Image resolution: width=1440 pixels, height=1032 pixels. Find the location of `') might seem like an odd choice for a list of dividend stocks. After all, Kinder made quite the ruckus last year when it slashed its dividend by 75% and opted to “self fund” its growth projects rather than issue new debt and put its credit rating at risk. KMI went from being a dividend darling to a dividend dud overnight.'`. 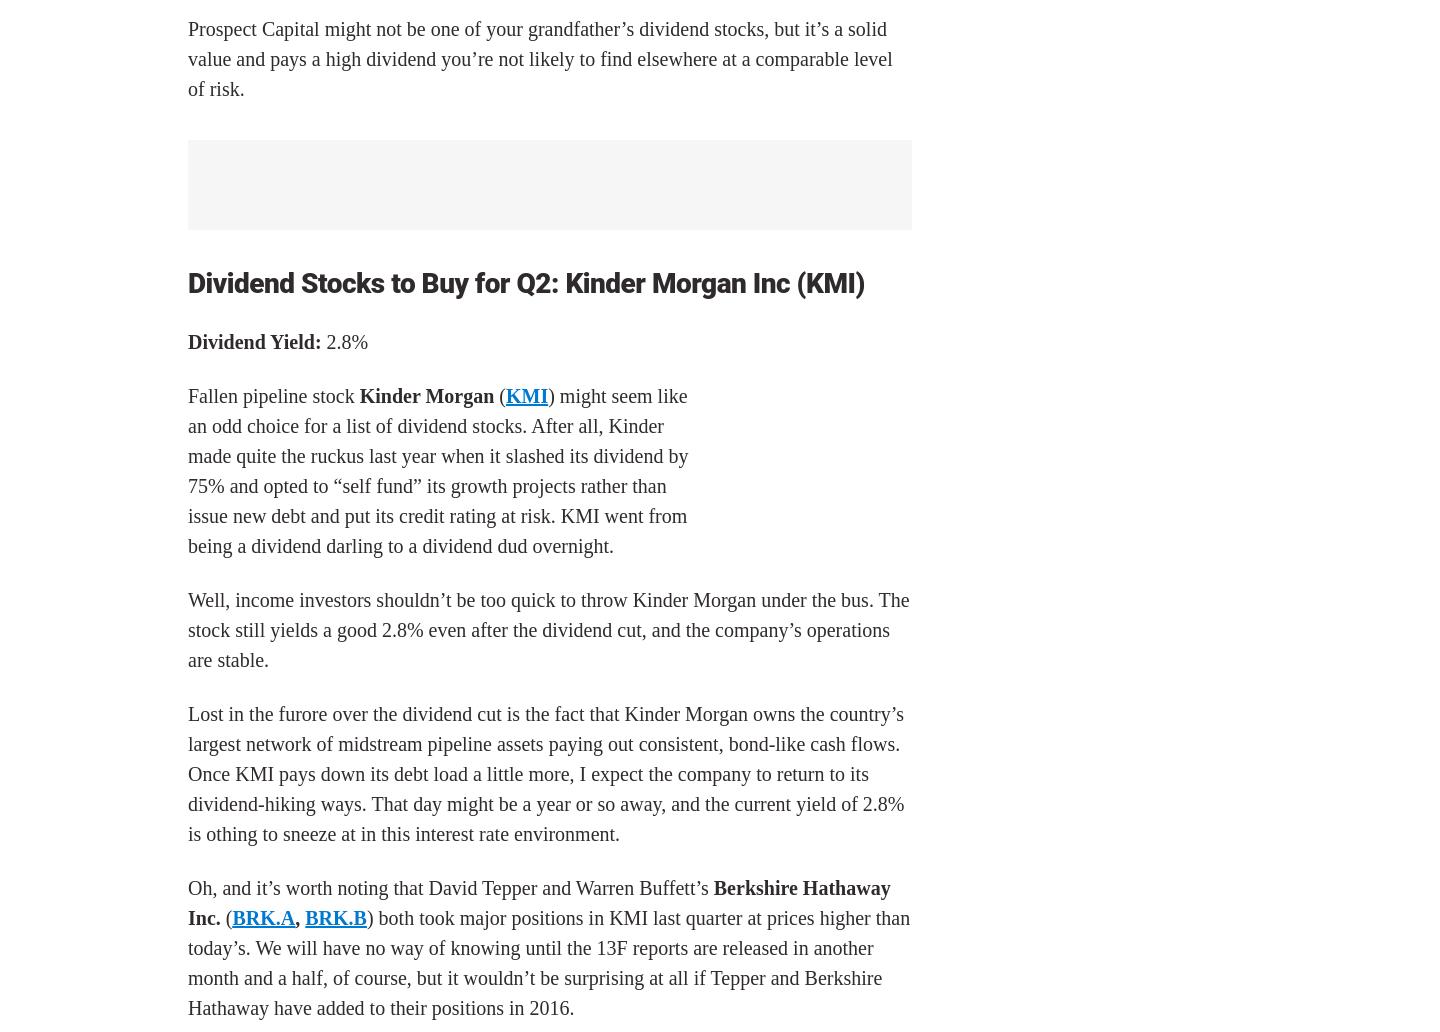

') might seem like an odd choice for a list of dividend stocks. After all, Kinder made quite the ruckus last year when it slashed its dividend by 75% and opted to “self fund” its growth projects rather than issue new debt and put its credit rating at risk. KMI went from being a dividend darling to a dividend dud overnight.' is located at coordinates (438, 468).